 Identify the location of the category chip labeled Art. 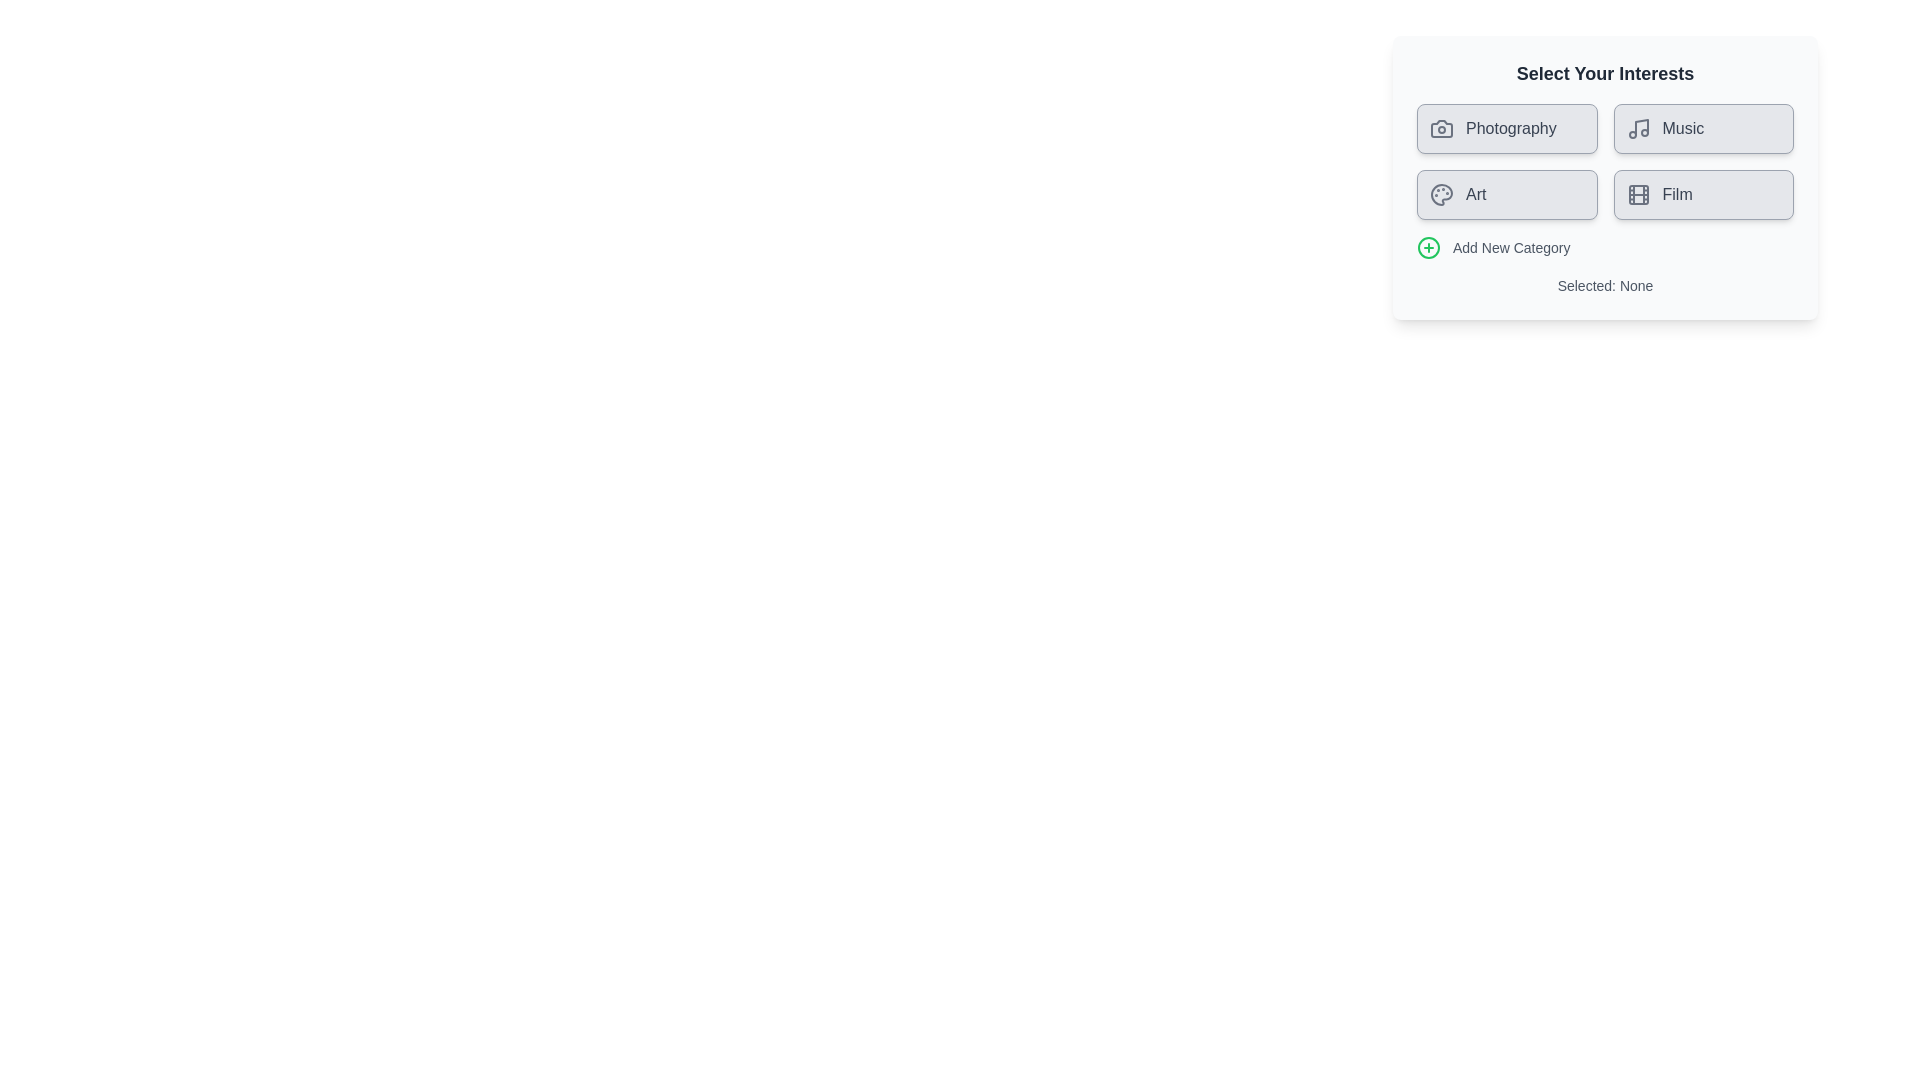
(1507, 195).